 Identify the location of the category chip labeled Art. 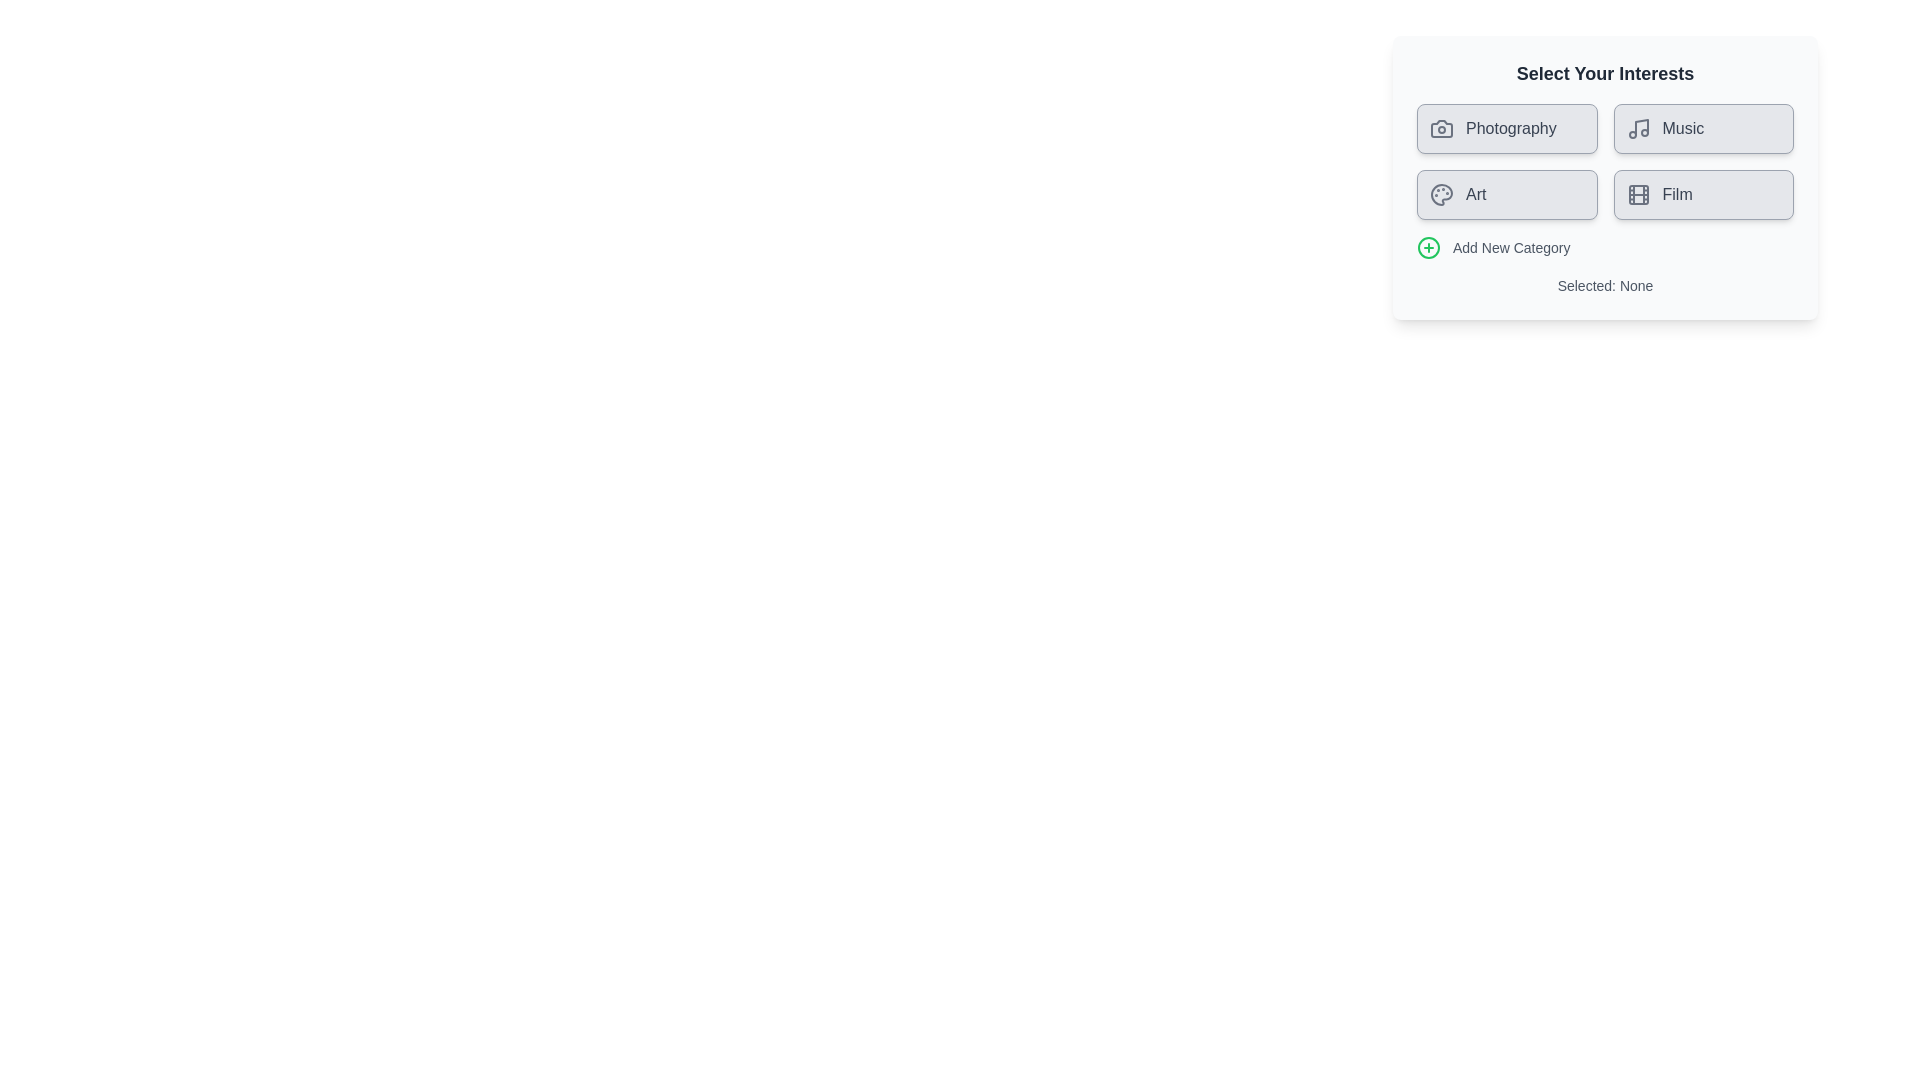
(1507, 195).